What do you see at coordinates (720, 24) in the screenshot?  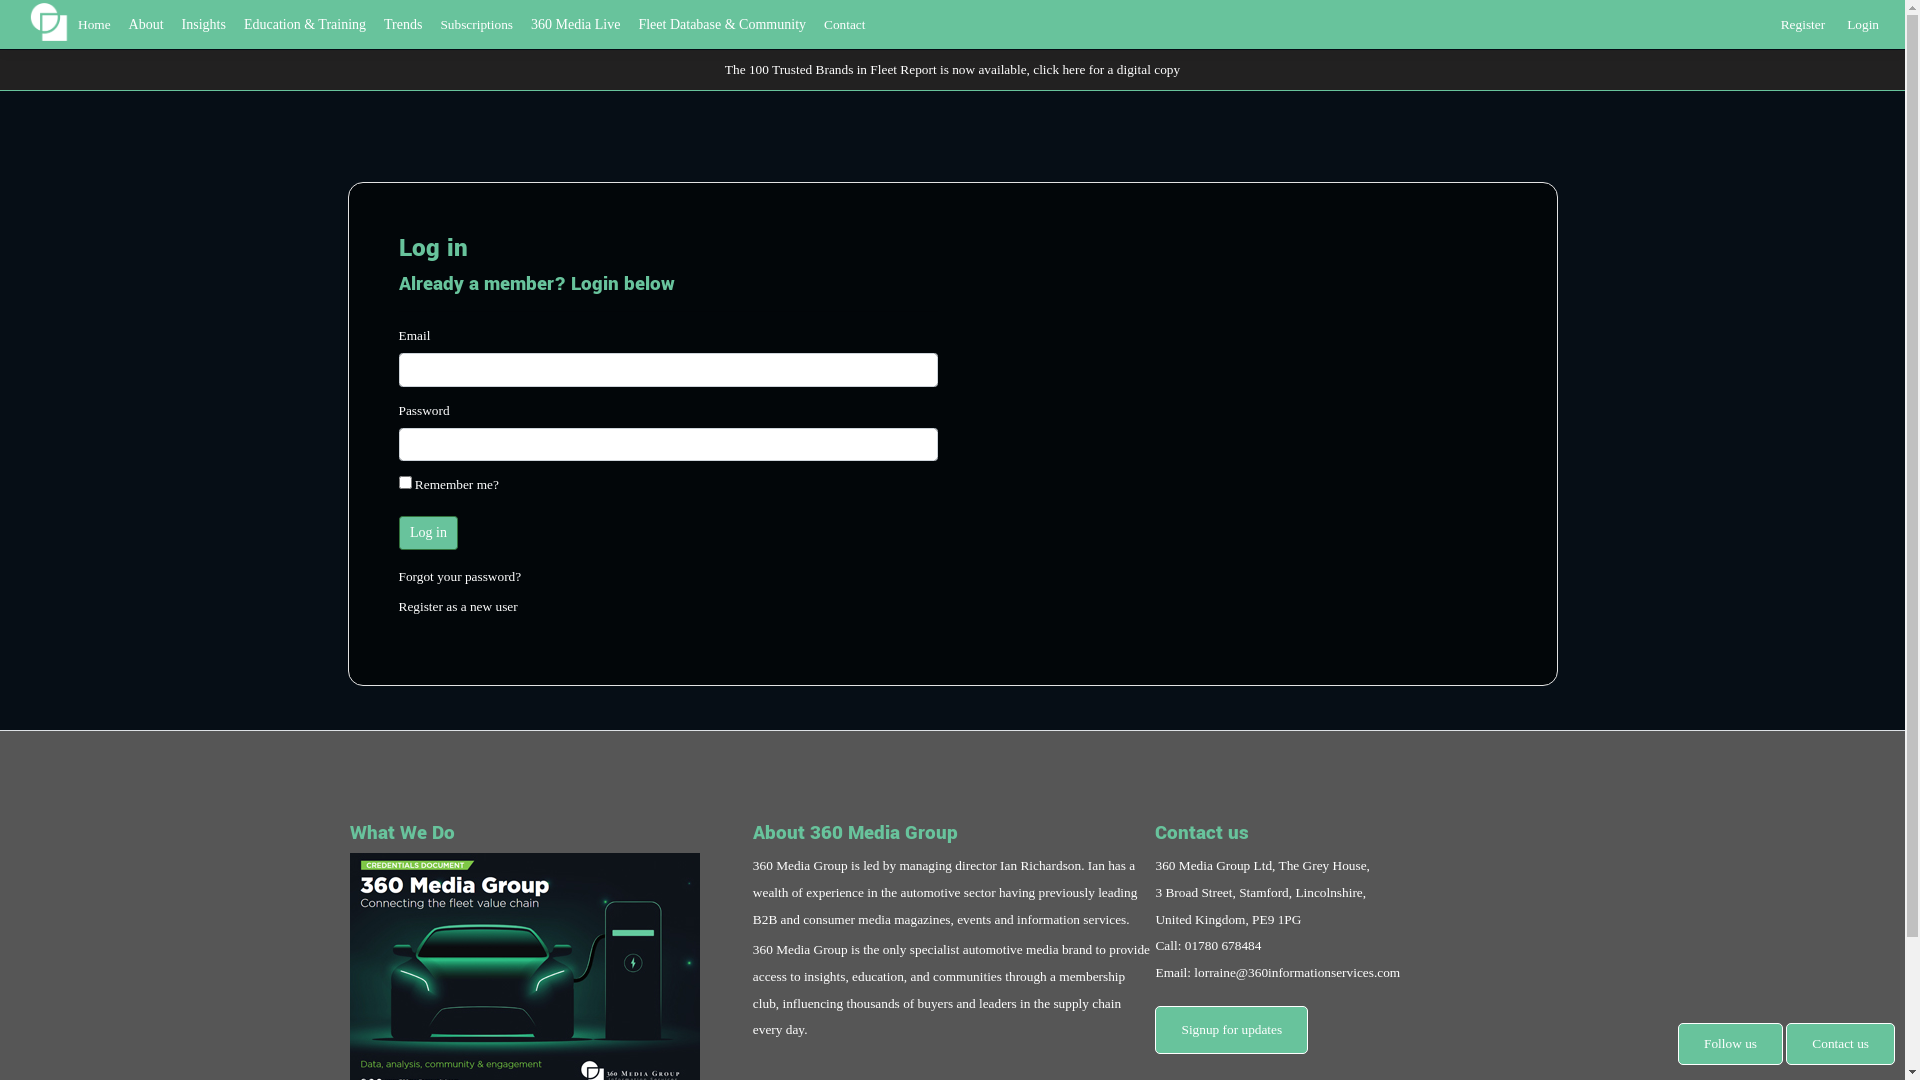 I see `'Fleet Database & Community'` at bounding box center [720, 24].